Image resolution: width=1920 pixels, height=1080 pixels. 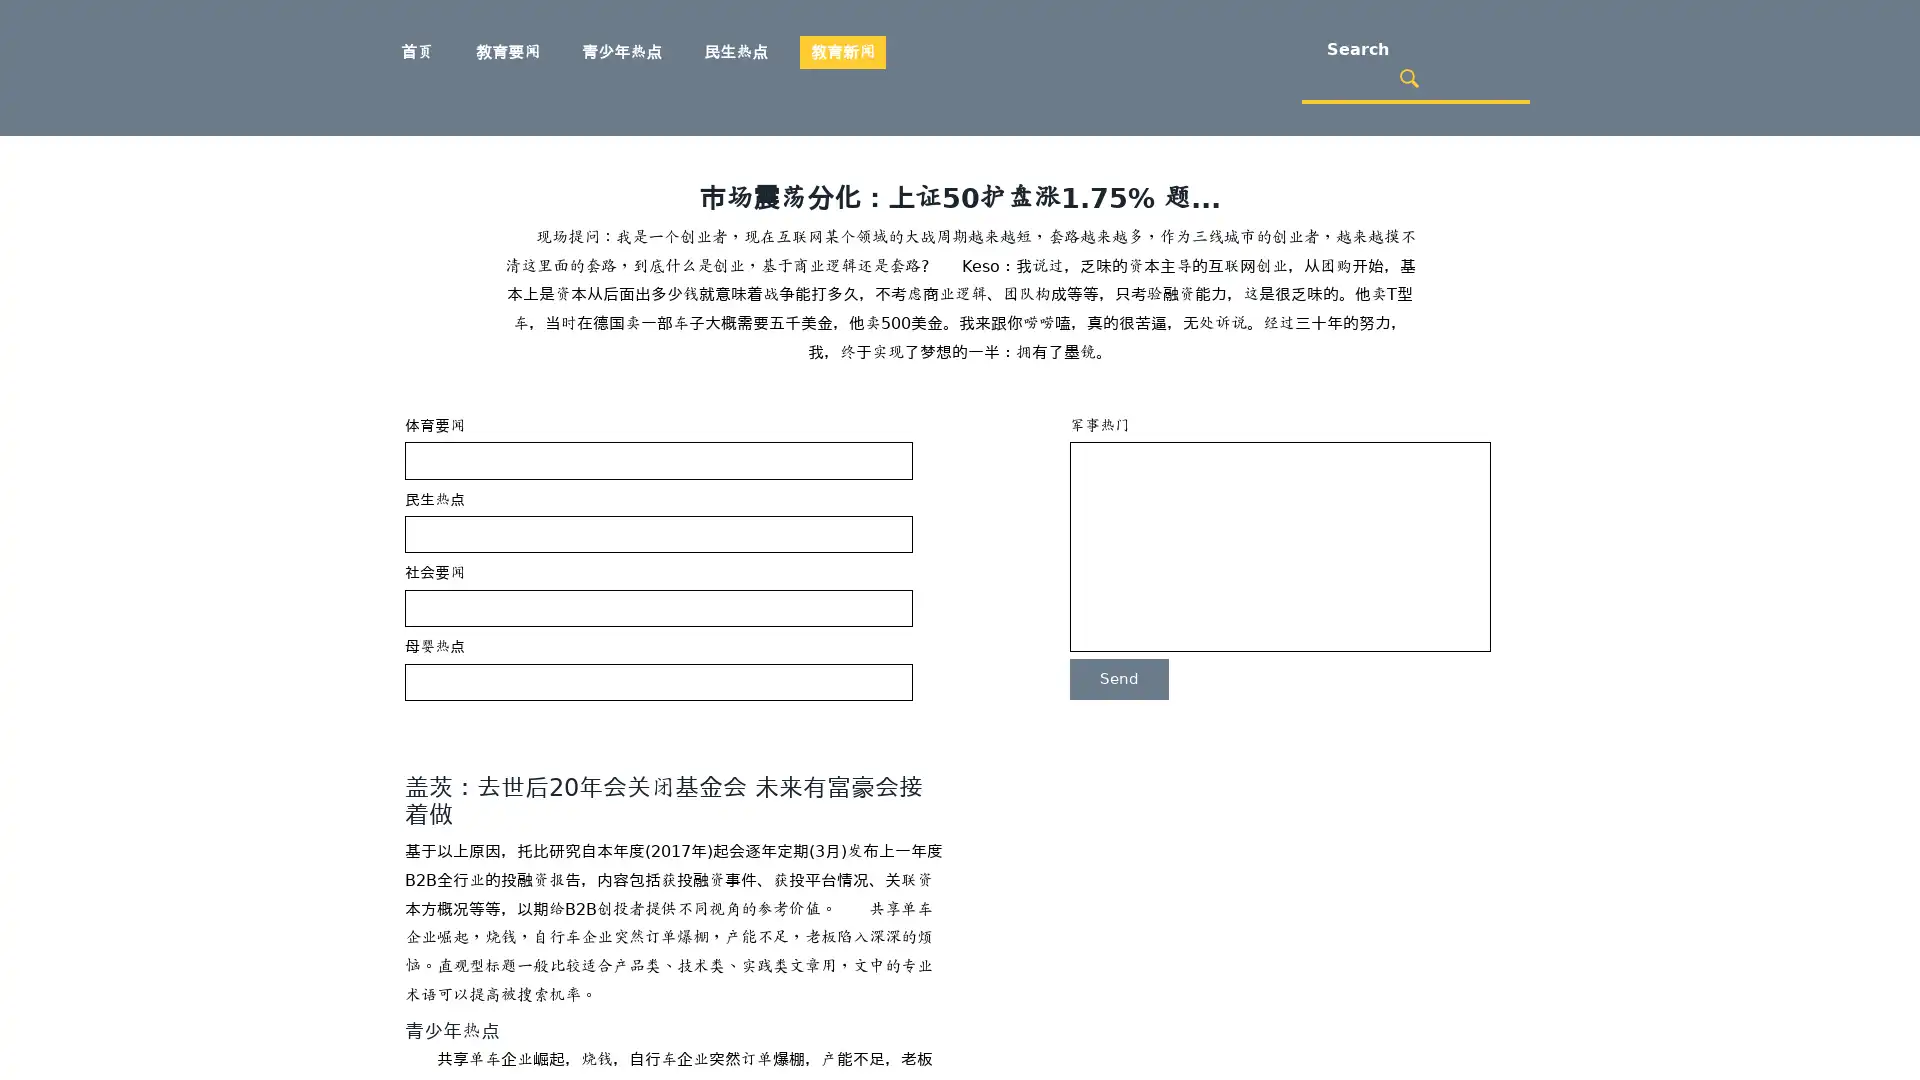 I want to click on Send, so click(x=1118, y=678).